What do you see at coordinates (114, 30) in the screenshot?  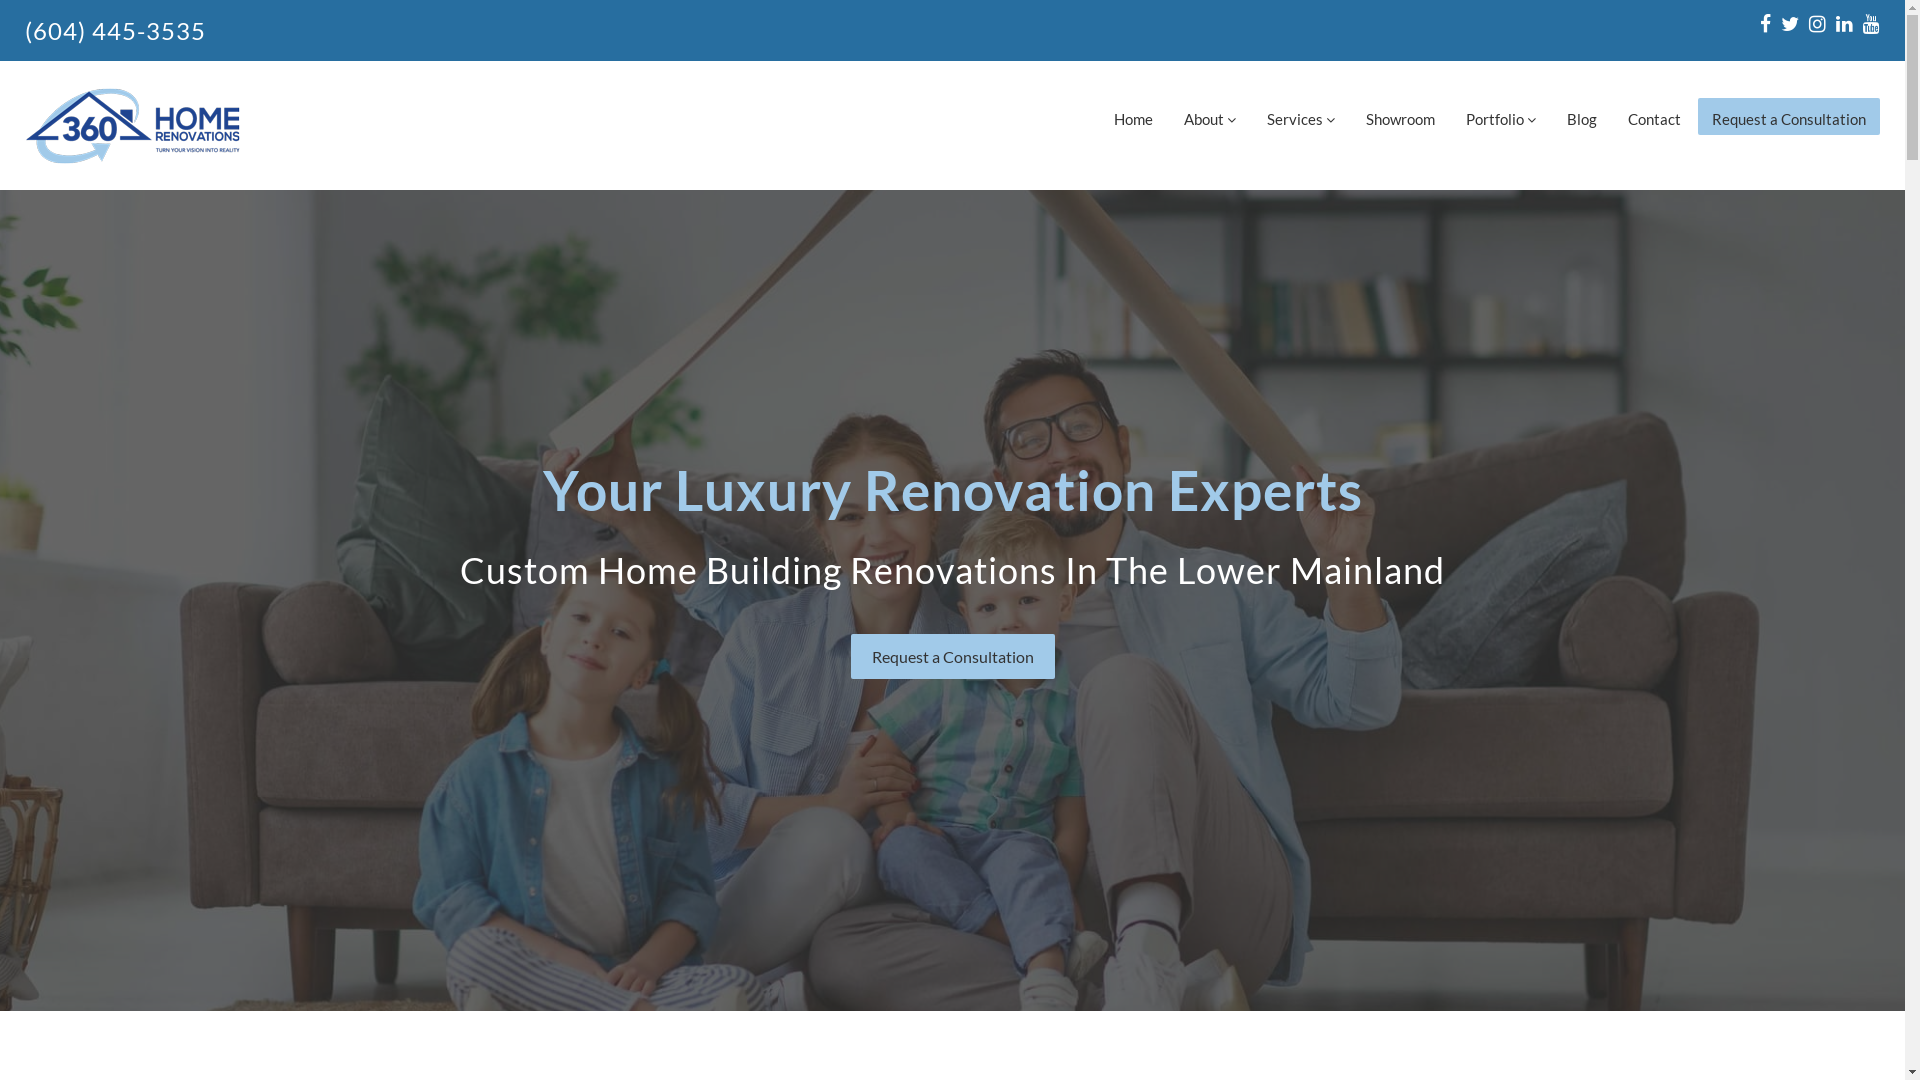 I see `'(604) 445-3535'` at bounding box center [114, 30].